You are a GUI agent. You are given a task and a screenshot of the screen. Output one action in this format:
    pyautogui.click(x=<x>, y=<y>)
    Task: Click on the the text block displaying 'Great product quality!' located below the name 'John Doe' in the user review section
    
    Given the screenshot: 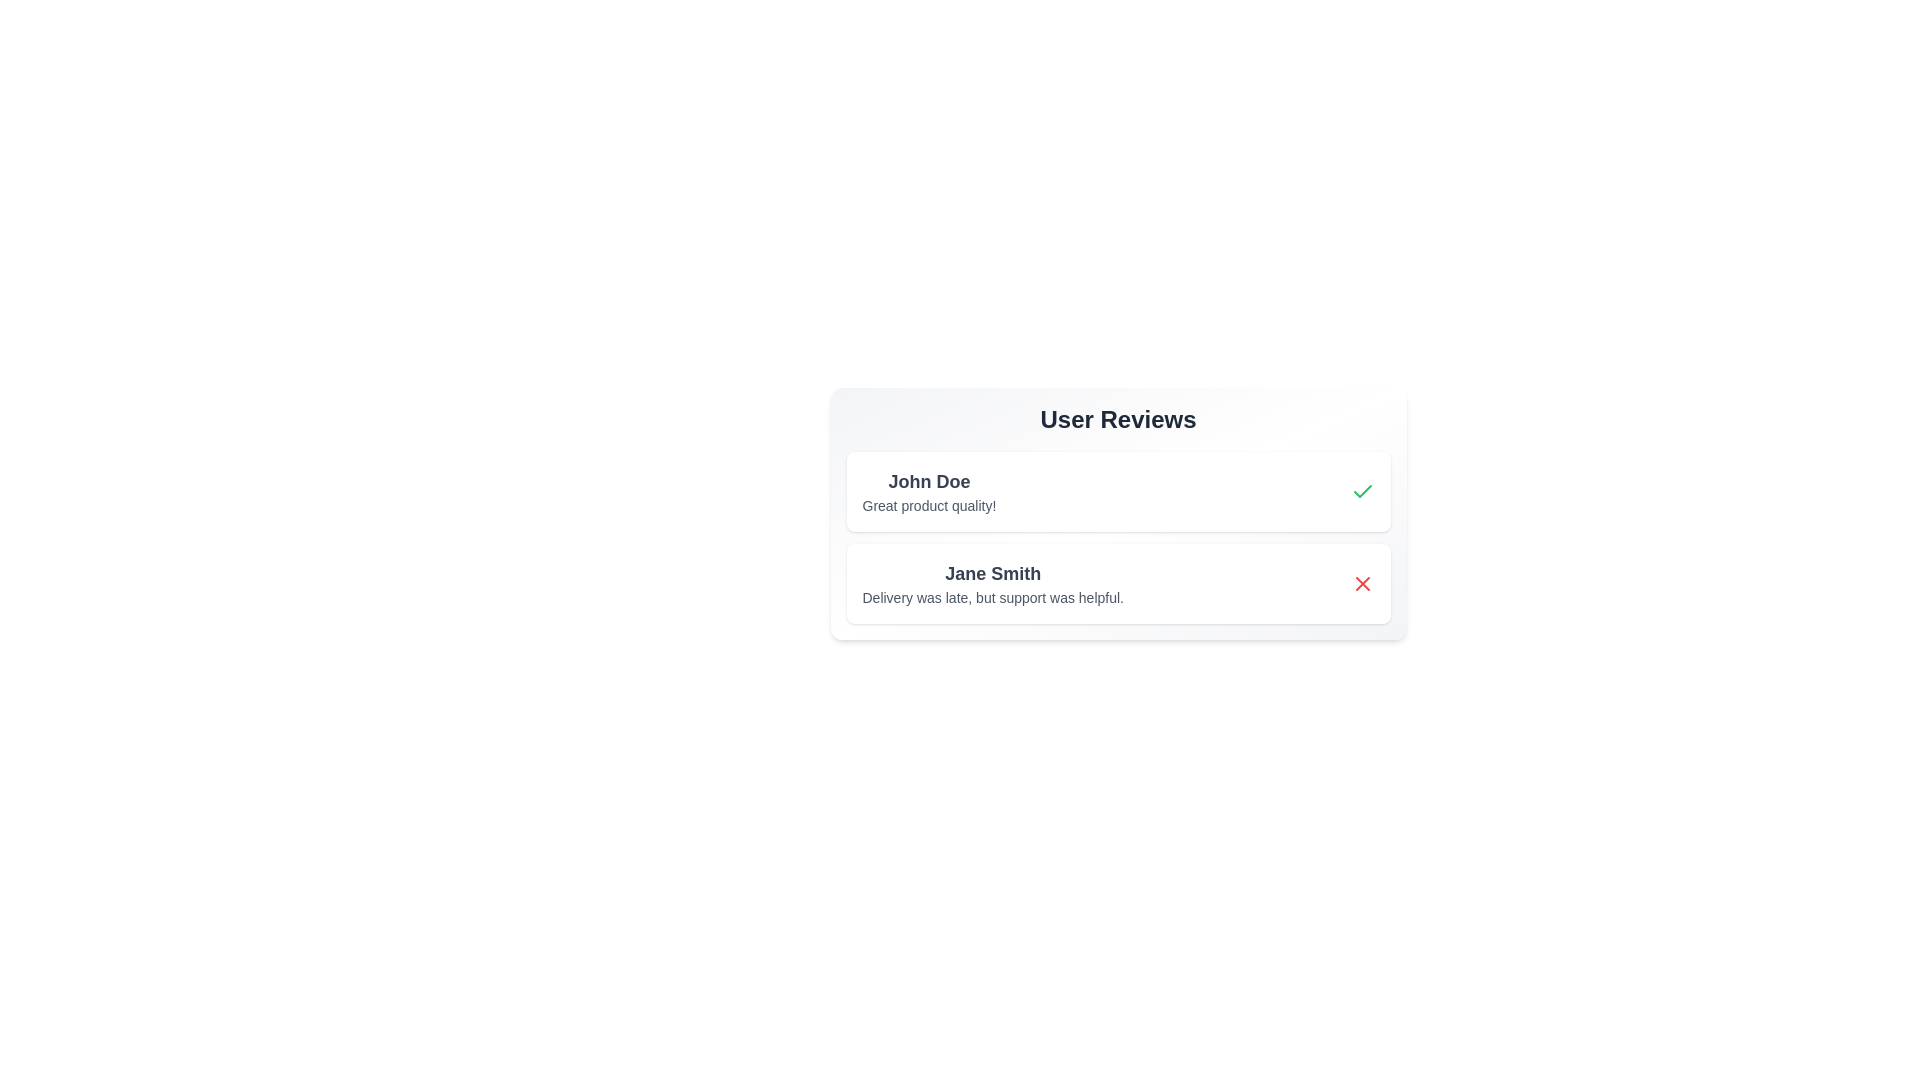 What is the action you would take?
    pyautogui.click(x=928, y=504)
    